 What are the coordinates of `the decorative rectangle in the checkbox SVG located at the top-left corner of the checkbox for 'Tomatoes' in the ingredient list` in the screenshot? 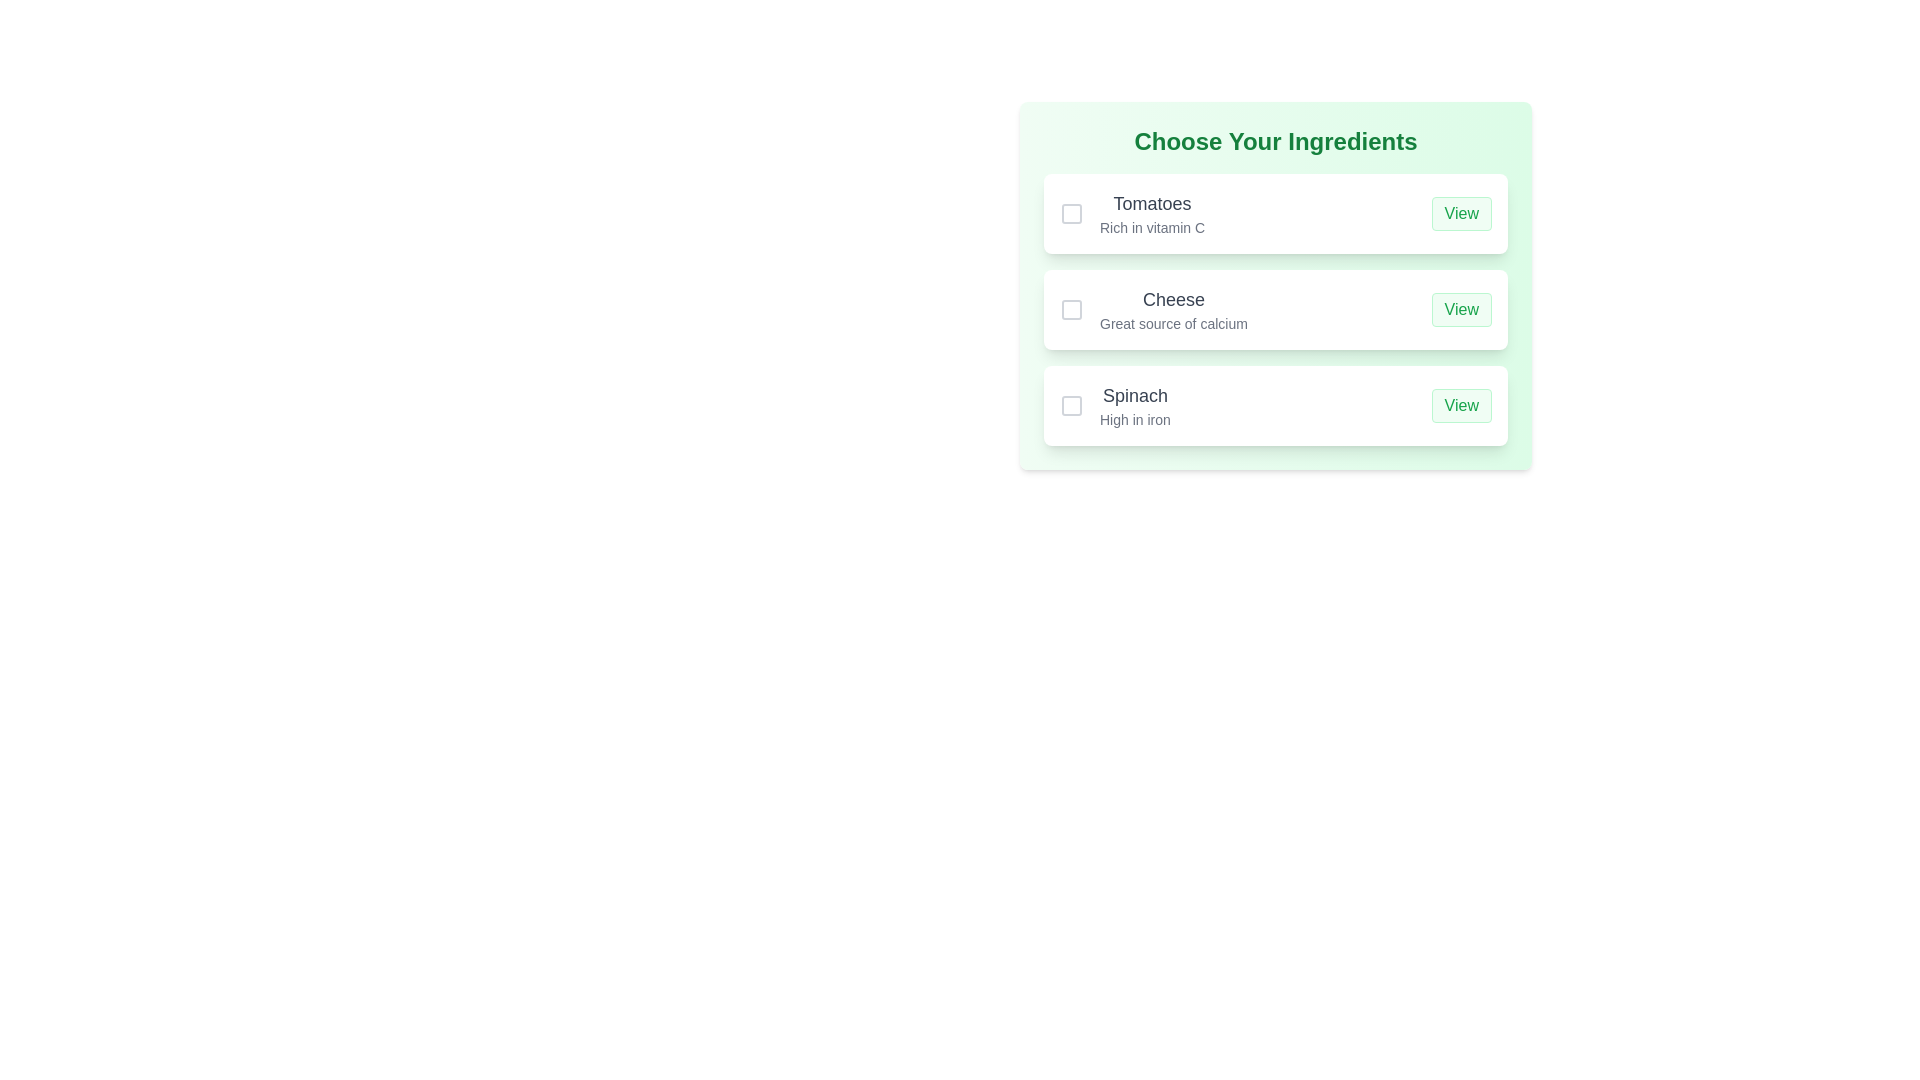 It's located at (1070, 213).